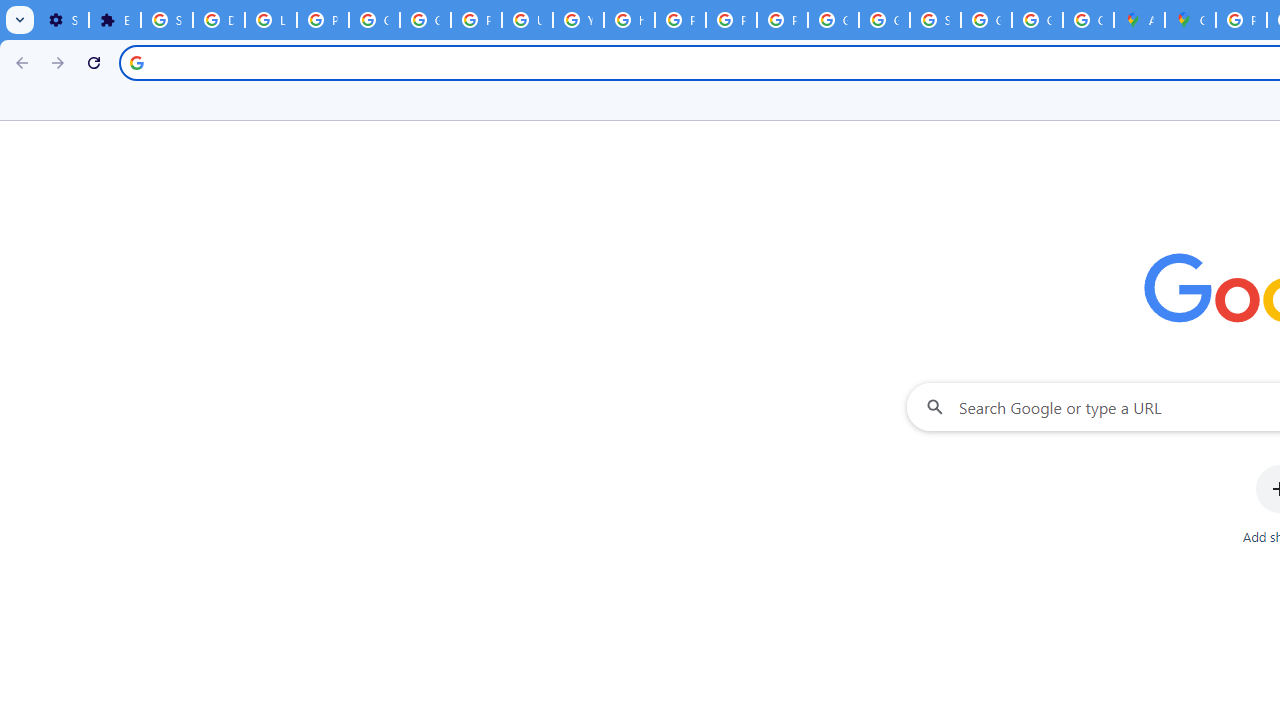  What do you see at coordinates (218, 20) in the screenshot?
I see `'Delete photos & videos - Computer - Google Photos Help'` at bounding box center [218, 20].